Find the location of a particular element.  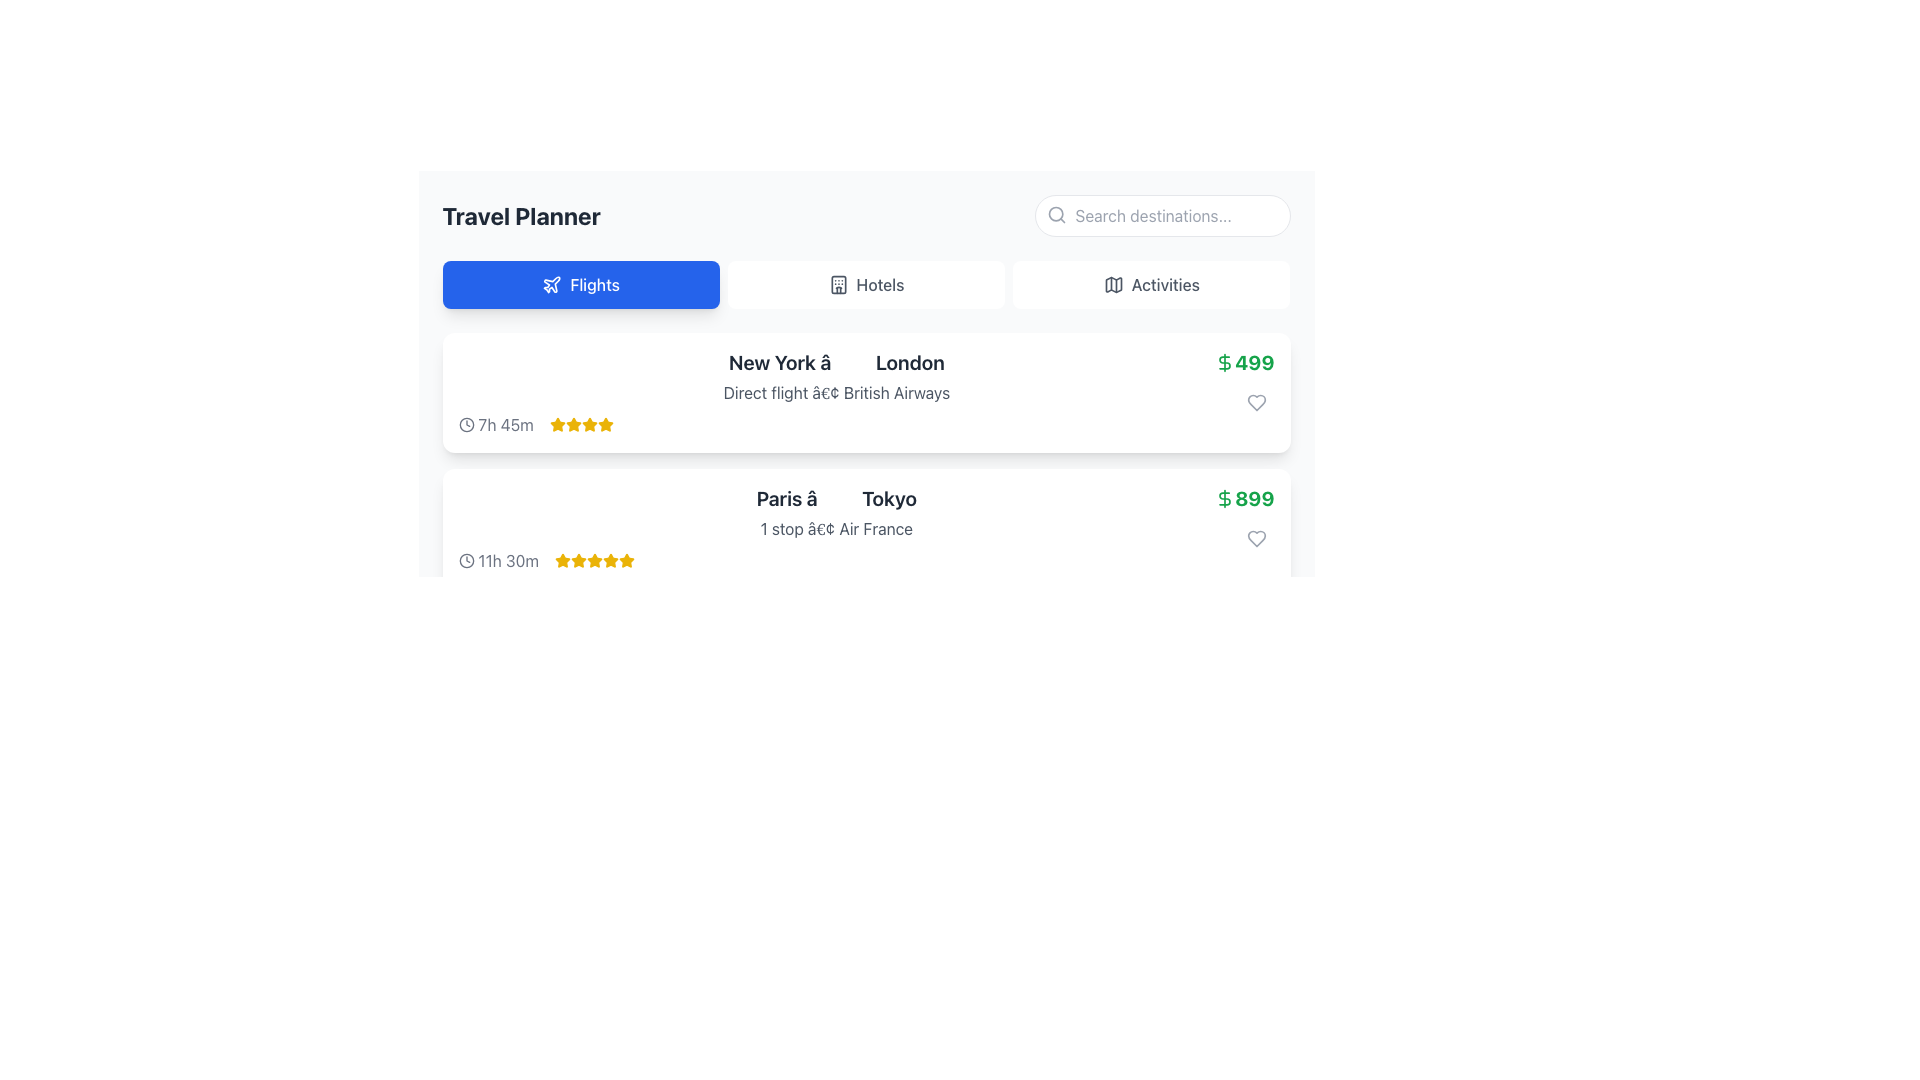

the circular part of the search icon located inside the search bar in the top-right portion of the layout is located at coordinates (1054, 214).